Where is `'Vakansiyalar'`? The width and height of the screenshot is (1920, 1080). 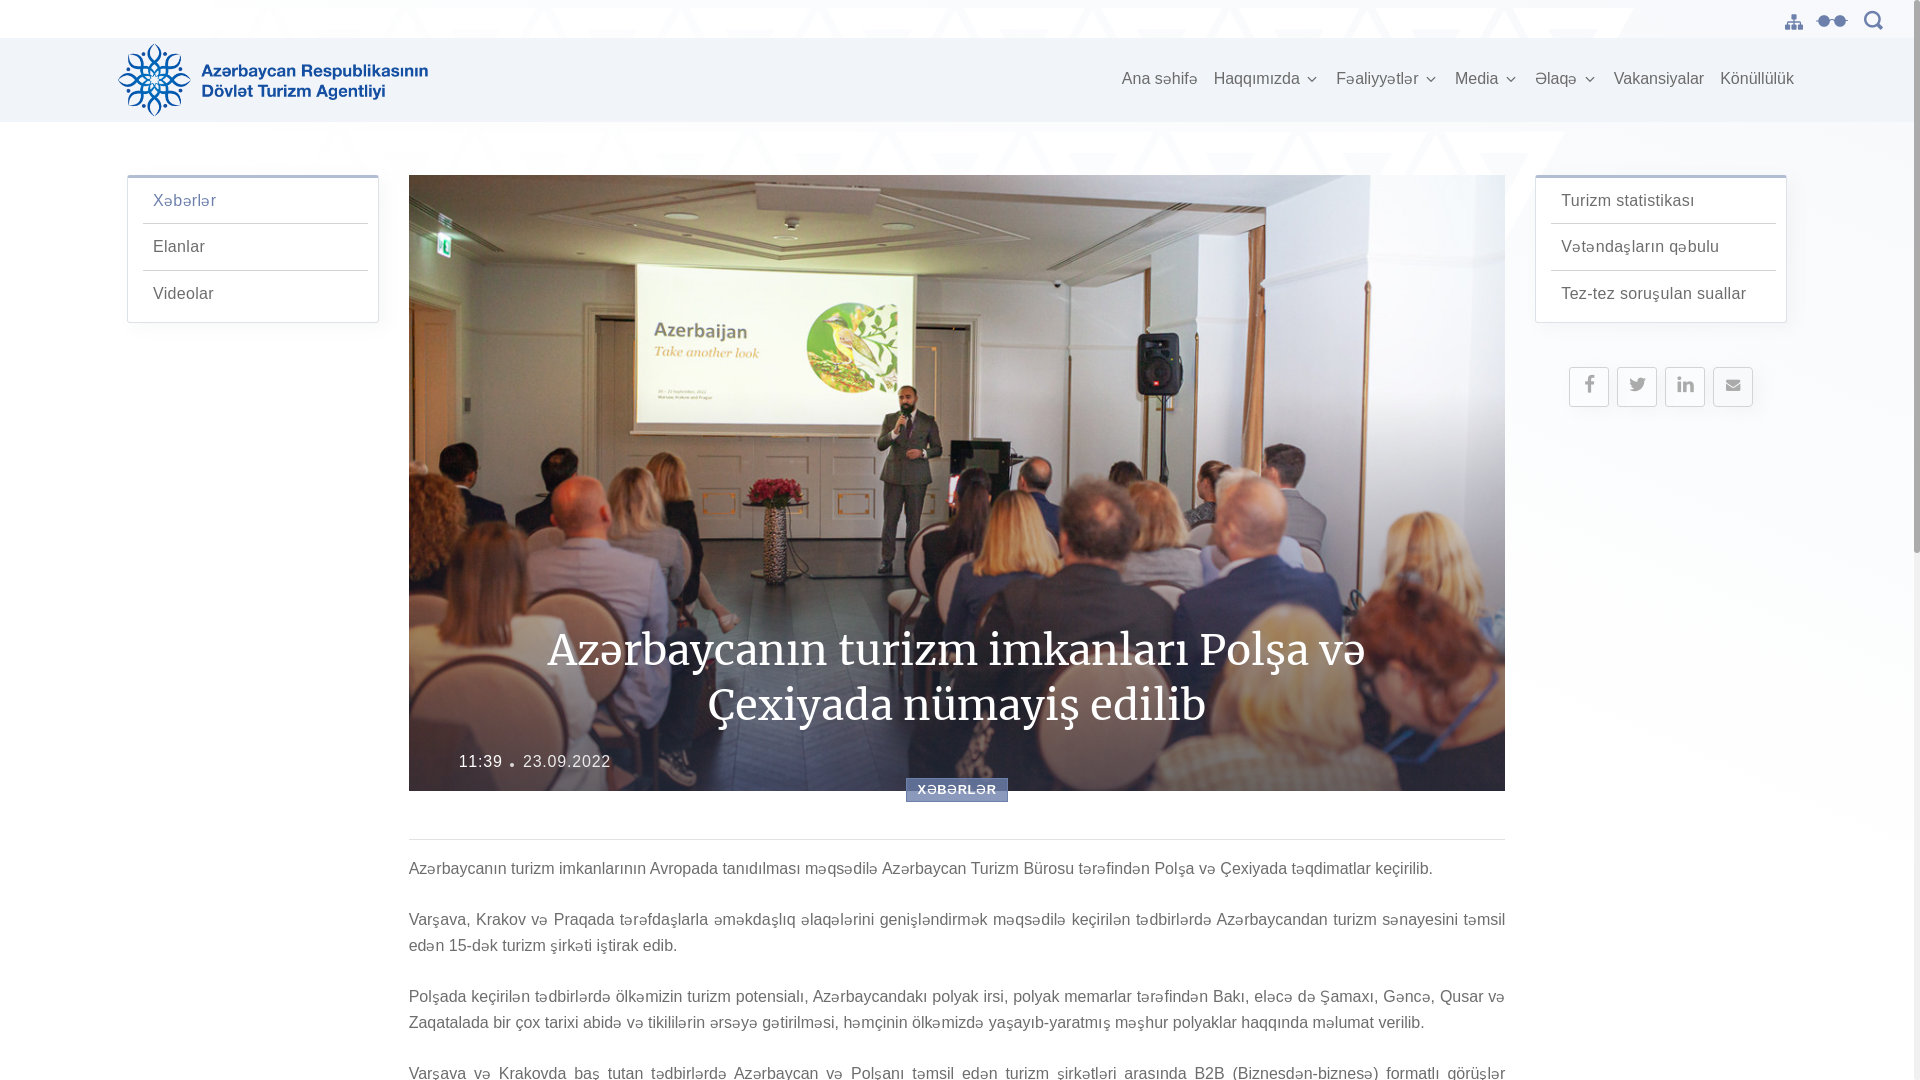 'Vakansiyalar' is located at coordinates (1659, 77).